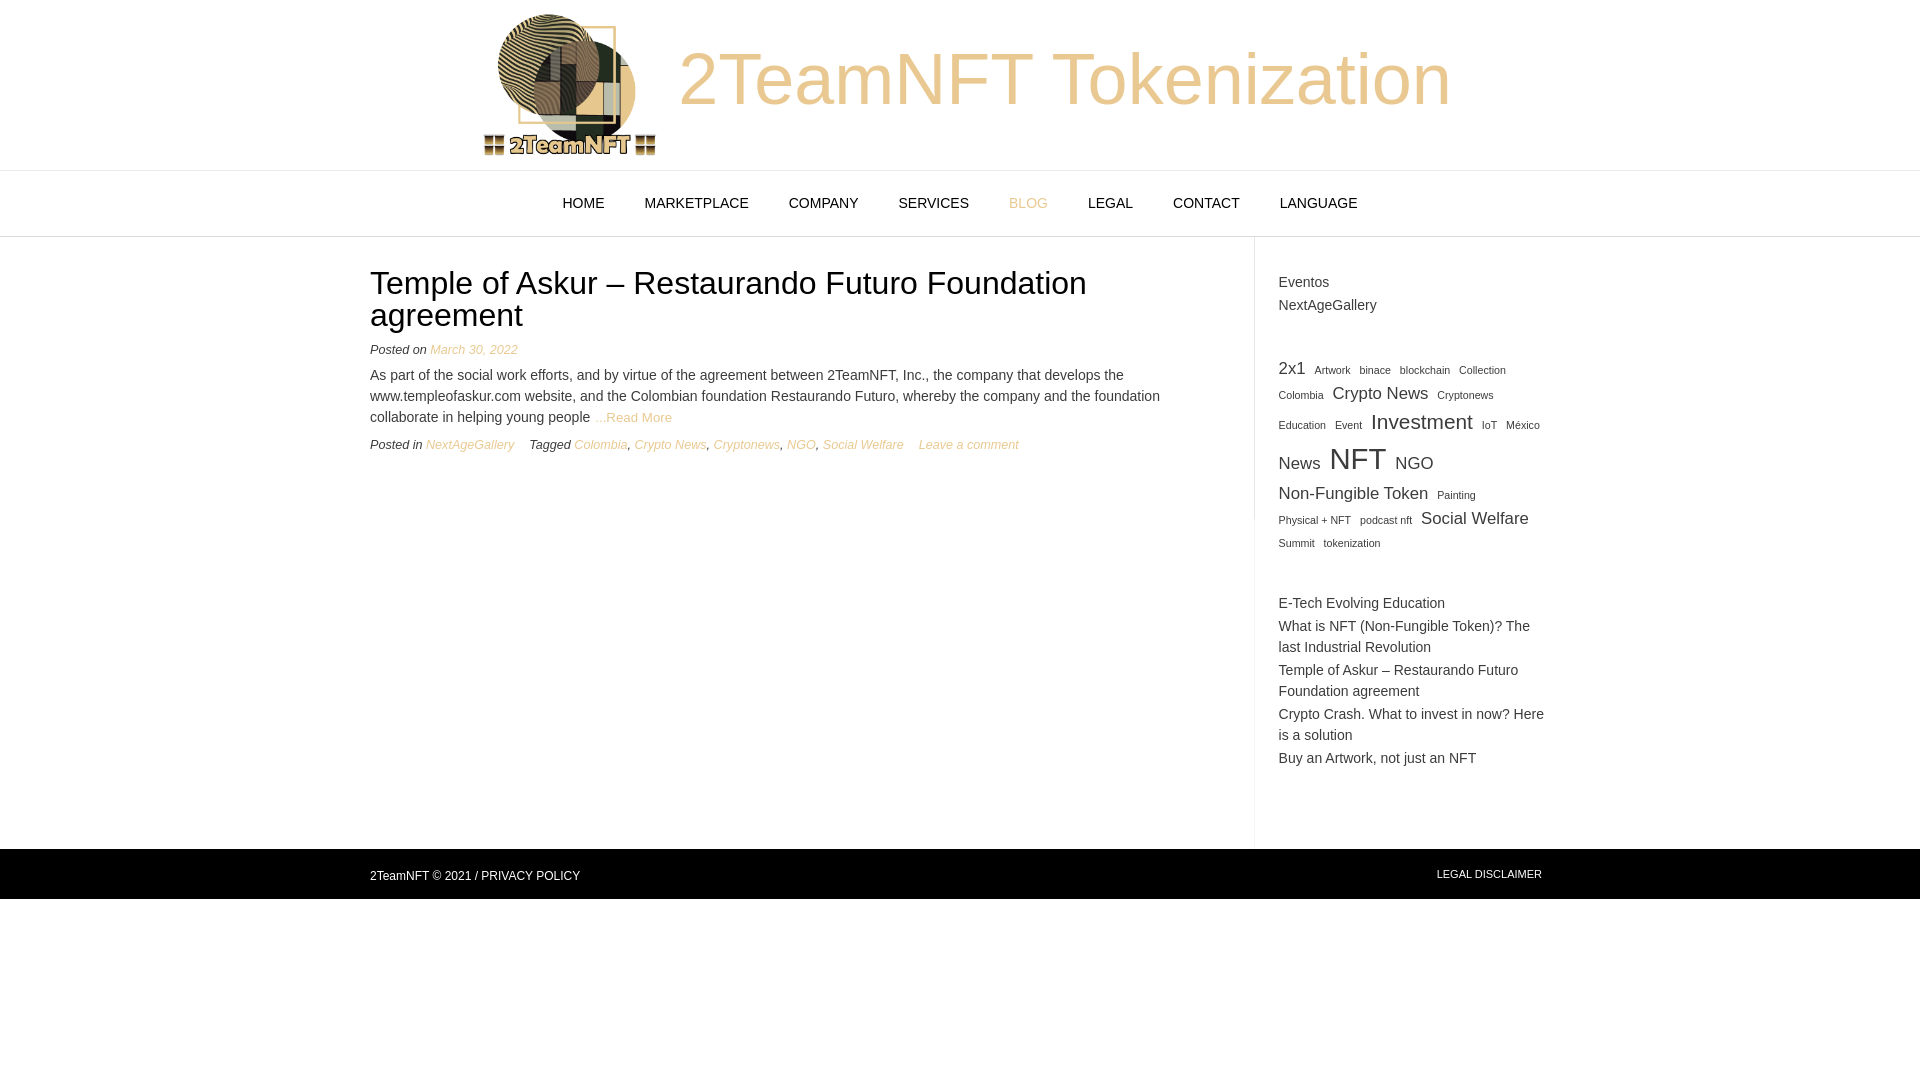  Describe the element at coordinates (969, 443) in the screenshot. I see `'Leave a comment'` at that location.